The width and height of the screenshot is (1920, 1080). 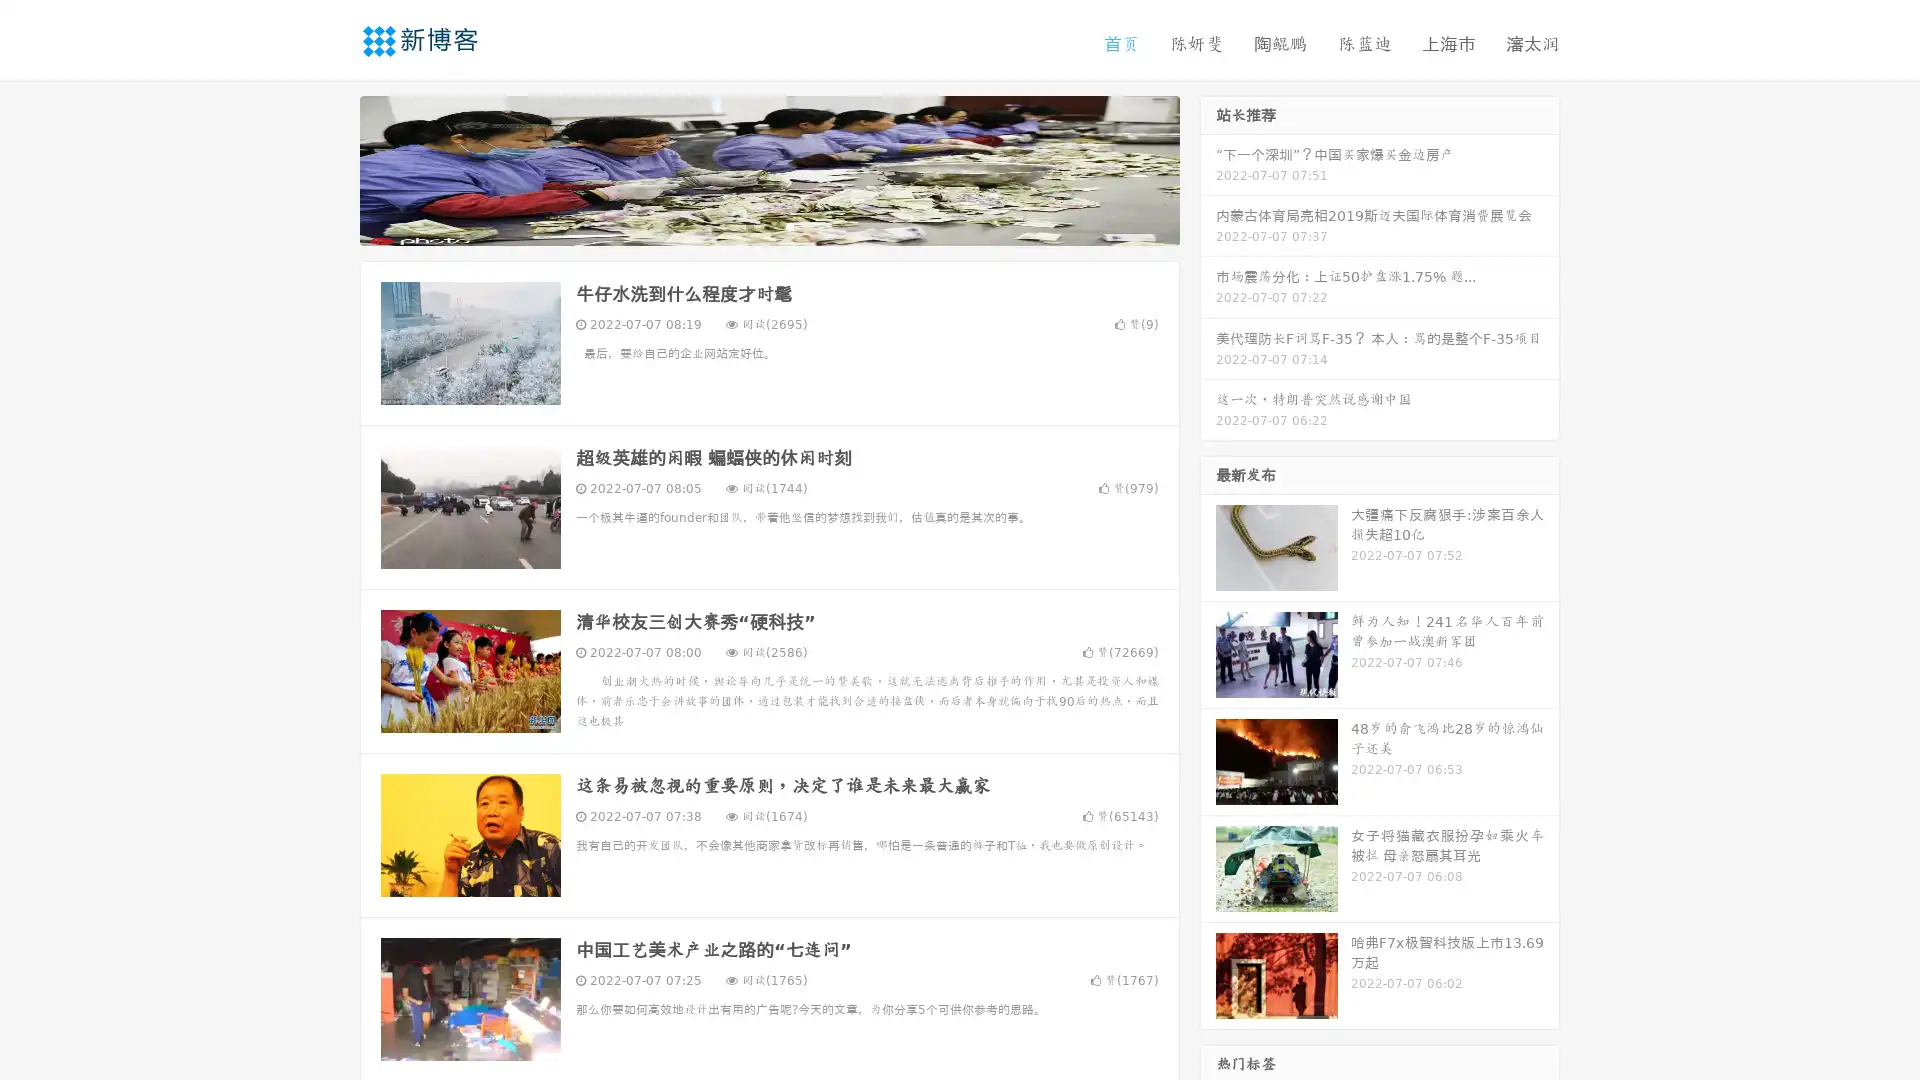 I want to click on Go to slide 3, so click(x=789, y=225).